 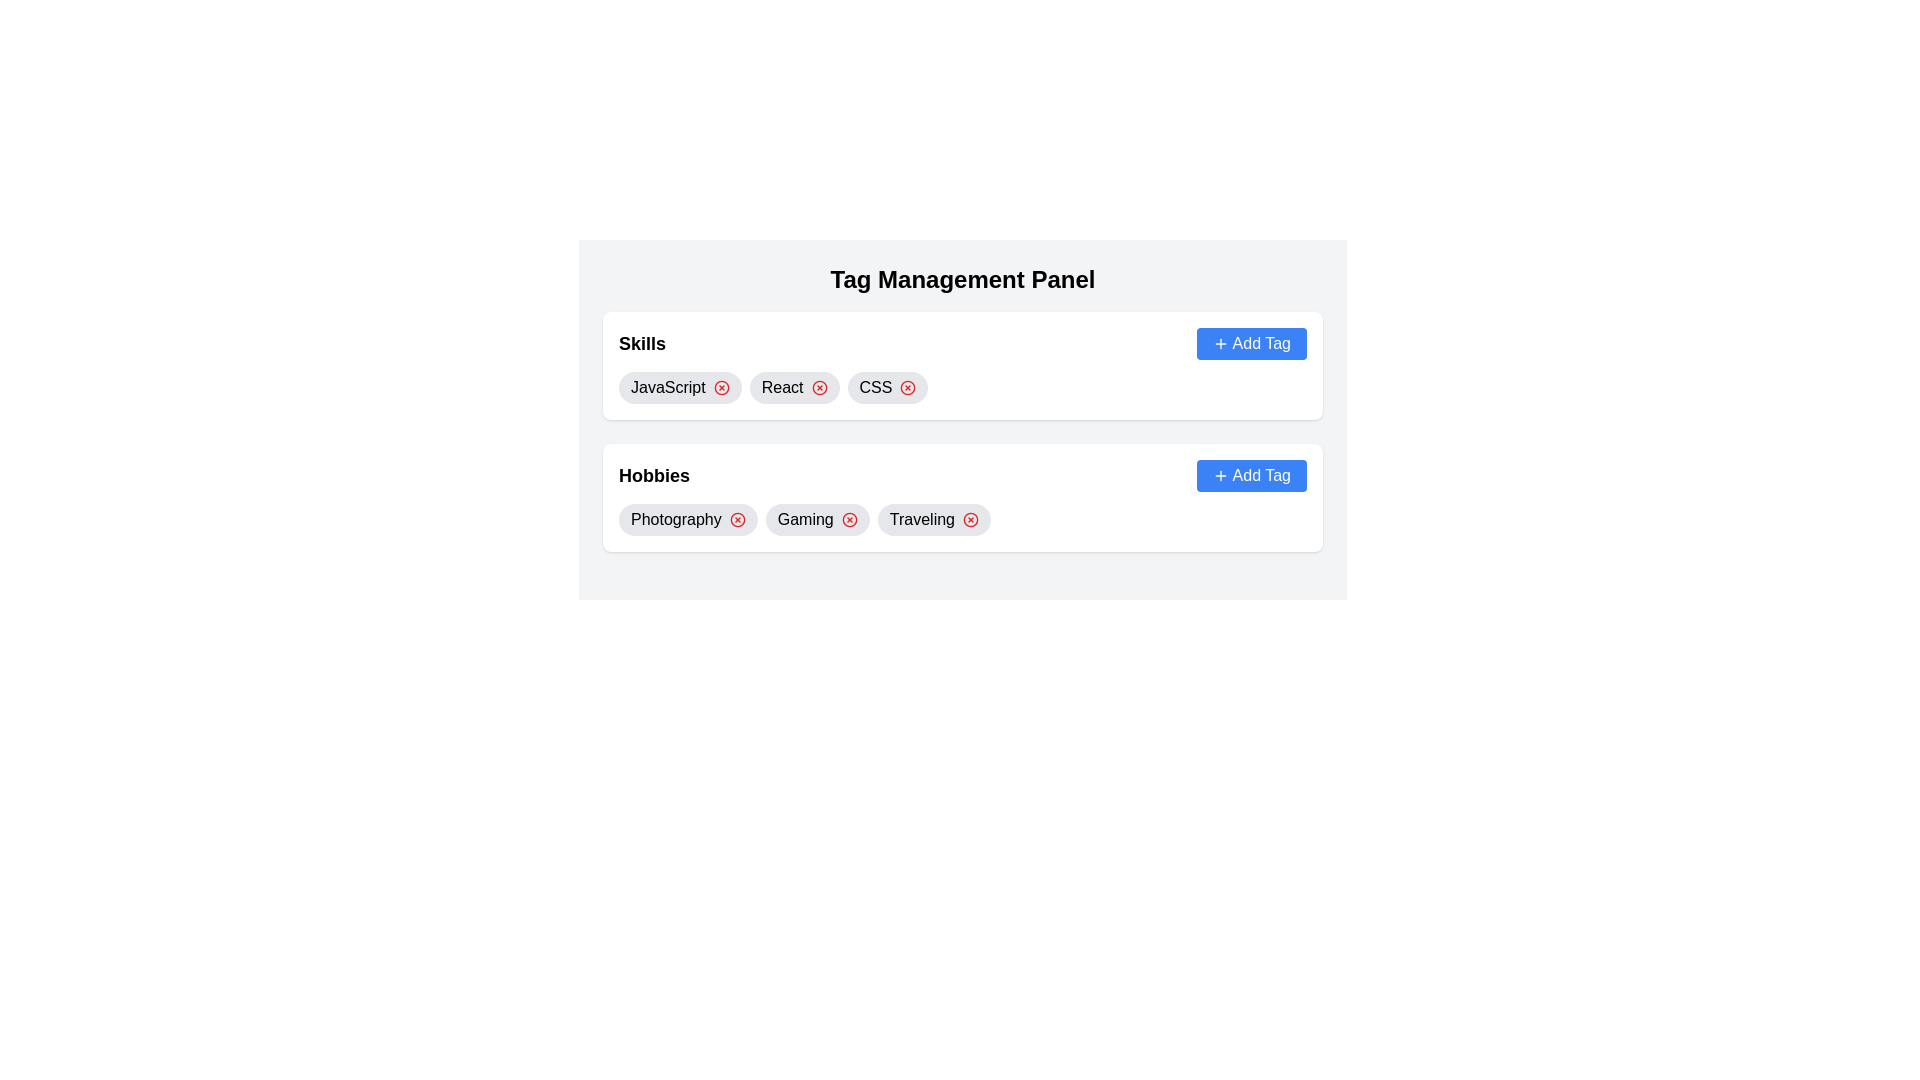 What do you see at coordinates (720, 388) in the screenshot?
I see `the removal button located in the 'Skills' section next to the 'JavaScript' tag to observe a color change` at bounding box center [720, 388].